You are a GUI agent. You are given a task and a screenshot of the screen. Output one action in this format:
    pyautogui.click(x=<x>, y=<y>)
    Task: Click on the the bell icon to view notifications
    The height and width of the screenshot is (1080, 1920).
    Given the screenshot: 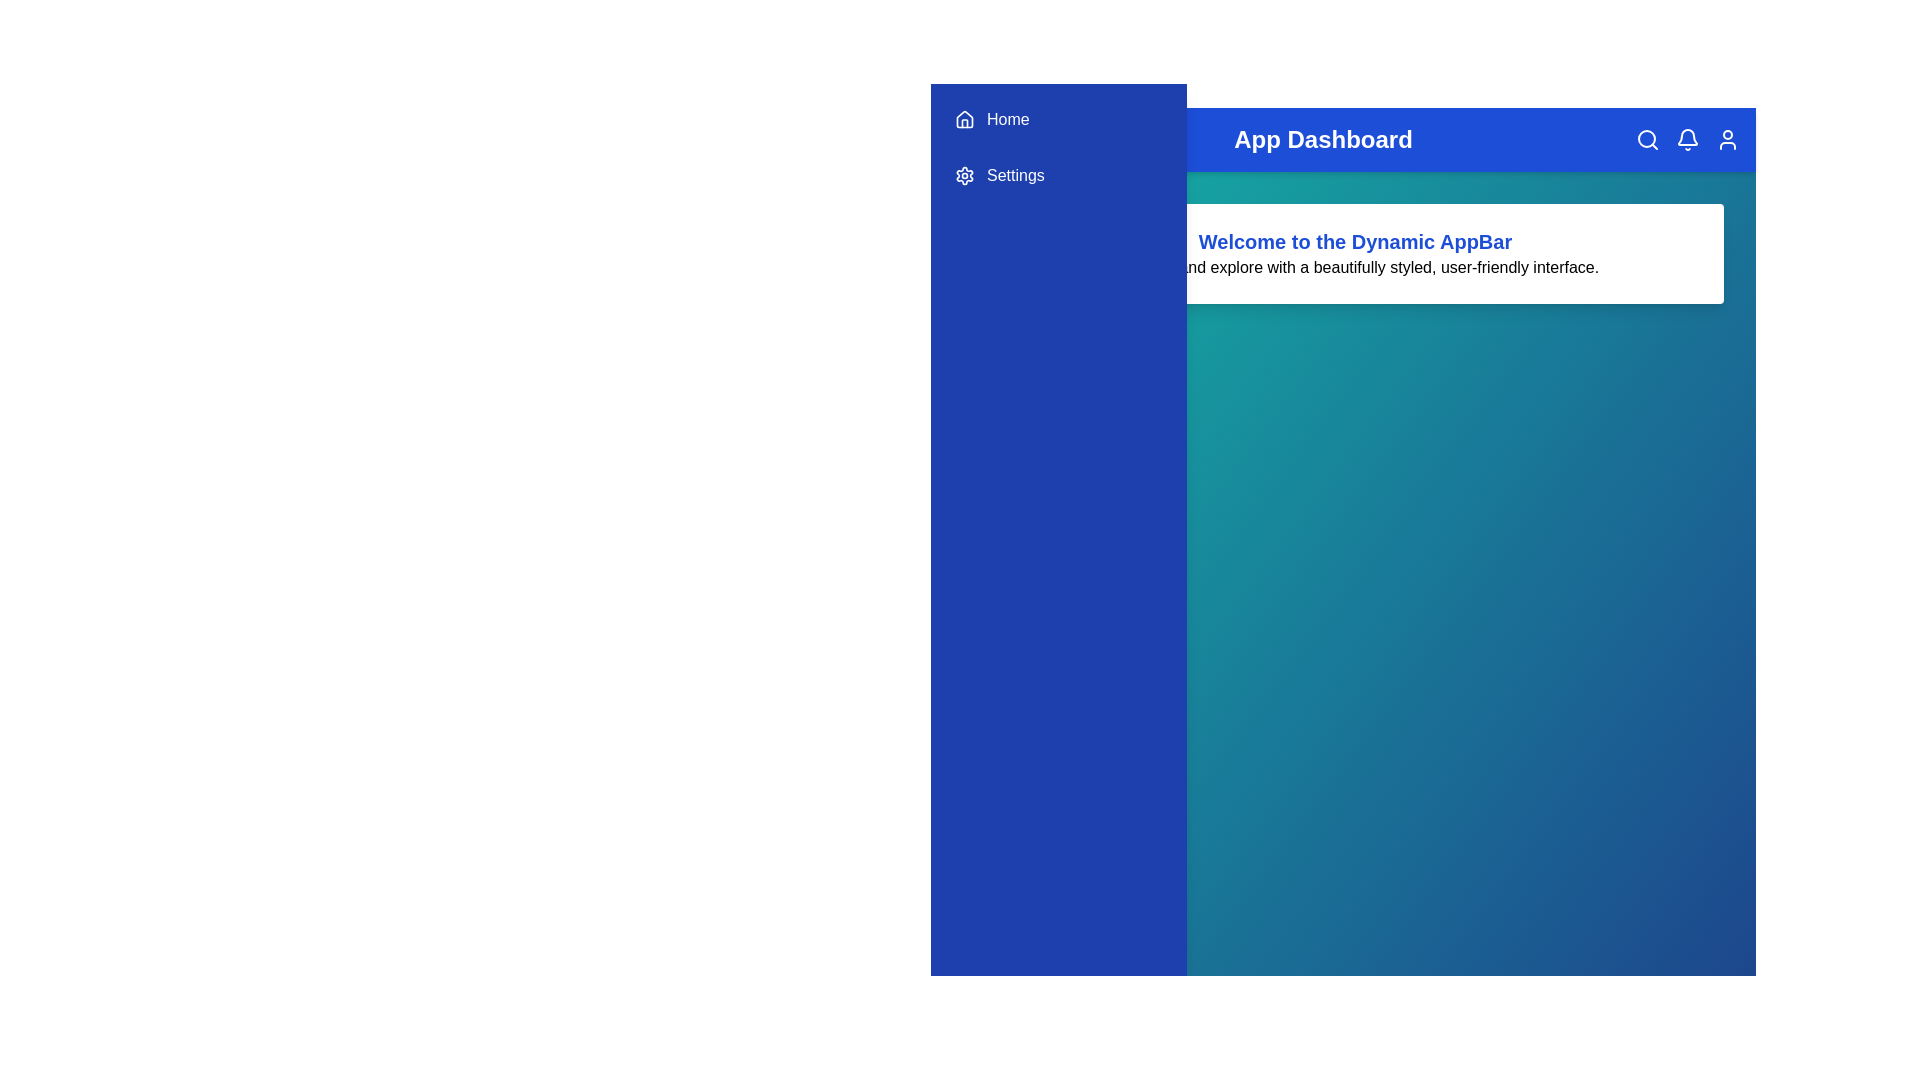 What is the action you would take?
    pyautogui.click(x=1687, y=138)
    